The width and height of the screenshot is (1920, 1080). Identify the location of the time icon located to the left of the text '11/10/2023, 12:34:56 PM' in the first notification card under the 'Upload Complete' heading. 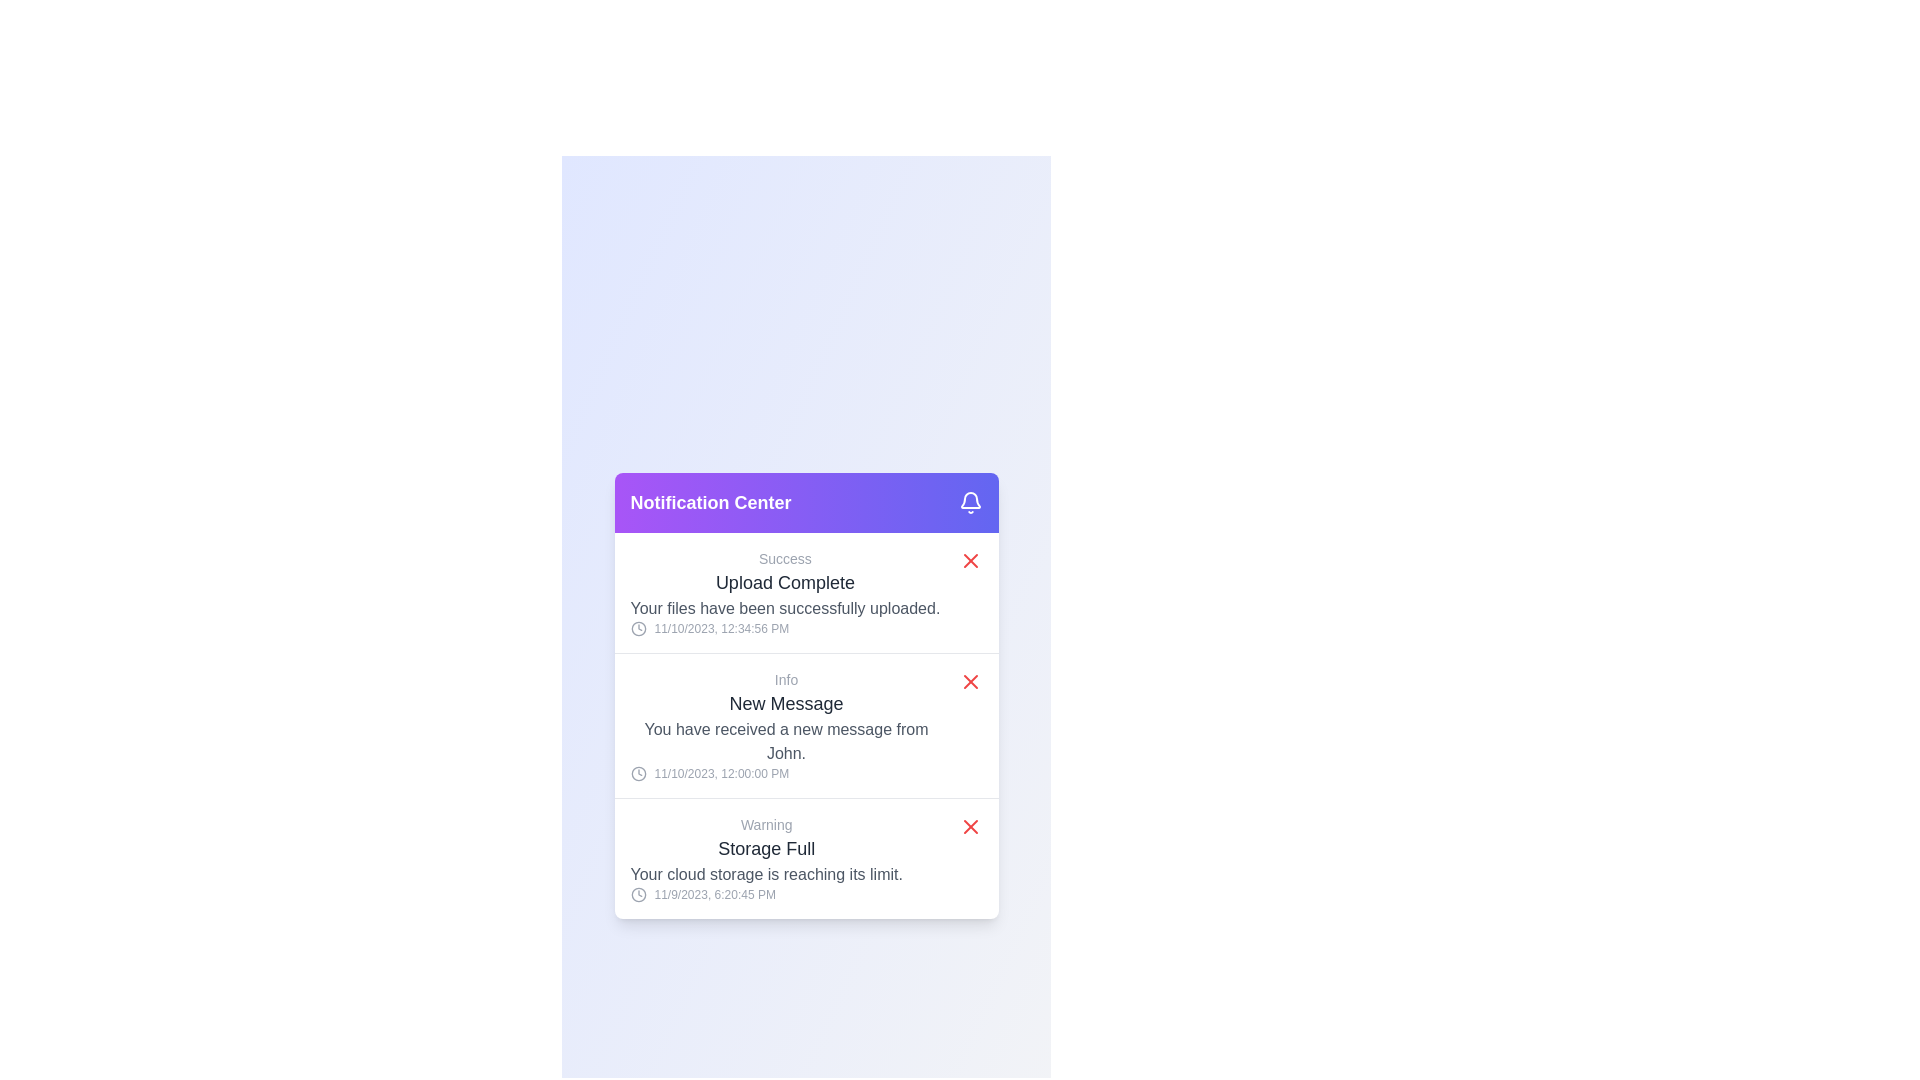
(637, 627).